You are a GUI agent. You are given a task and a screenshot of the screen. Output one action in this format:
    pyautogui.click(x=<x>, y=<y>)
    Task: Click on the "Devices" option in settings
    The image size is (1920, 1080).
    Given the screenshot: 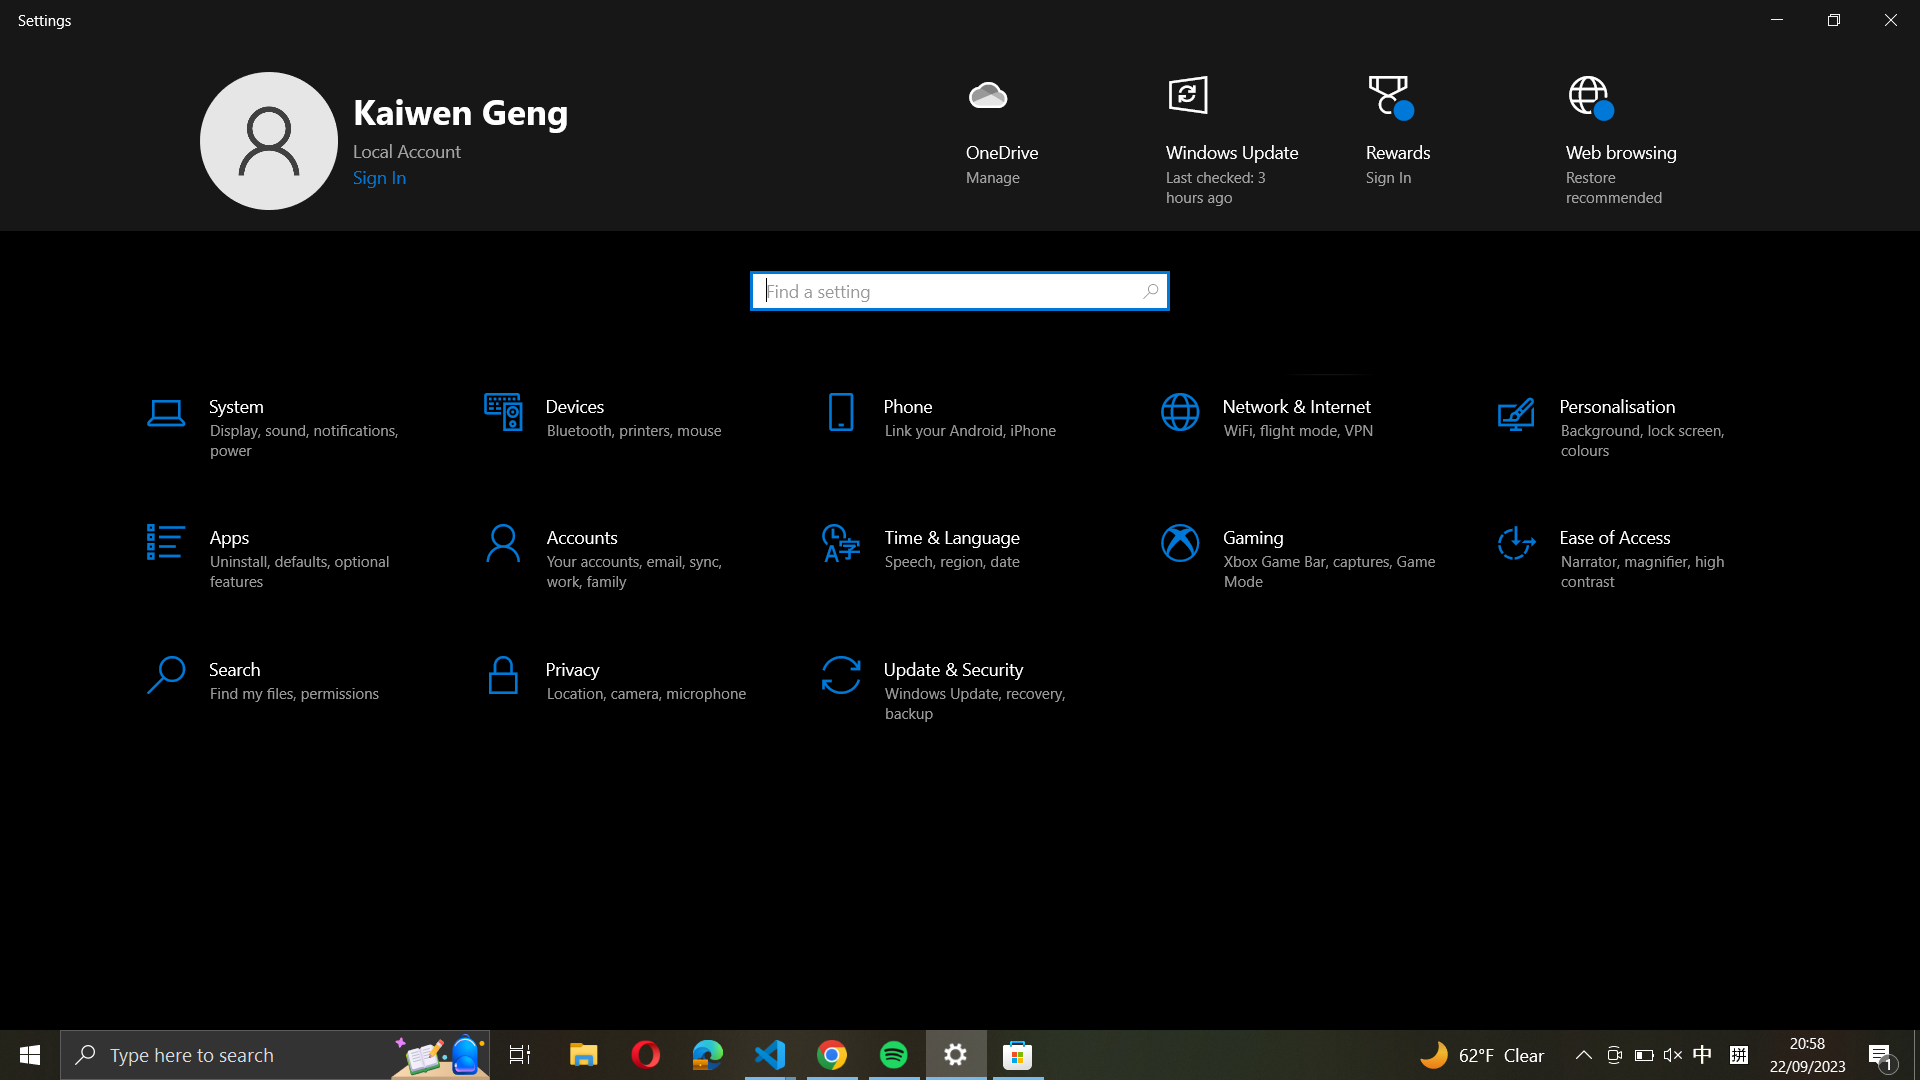 What is the action you would take?
    pyautogui.click(x=618, y=428)
    